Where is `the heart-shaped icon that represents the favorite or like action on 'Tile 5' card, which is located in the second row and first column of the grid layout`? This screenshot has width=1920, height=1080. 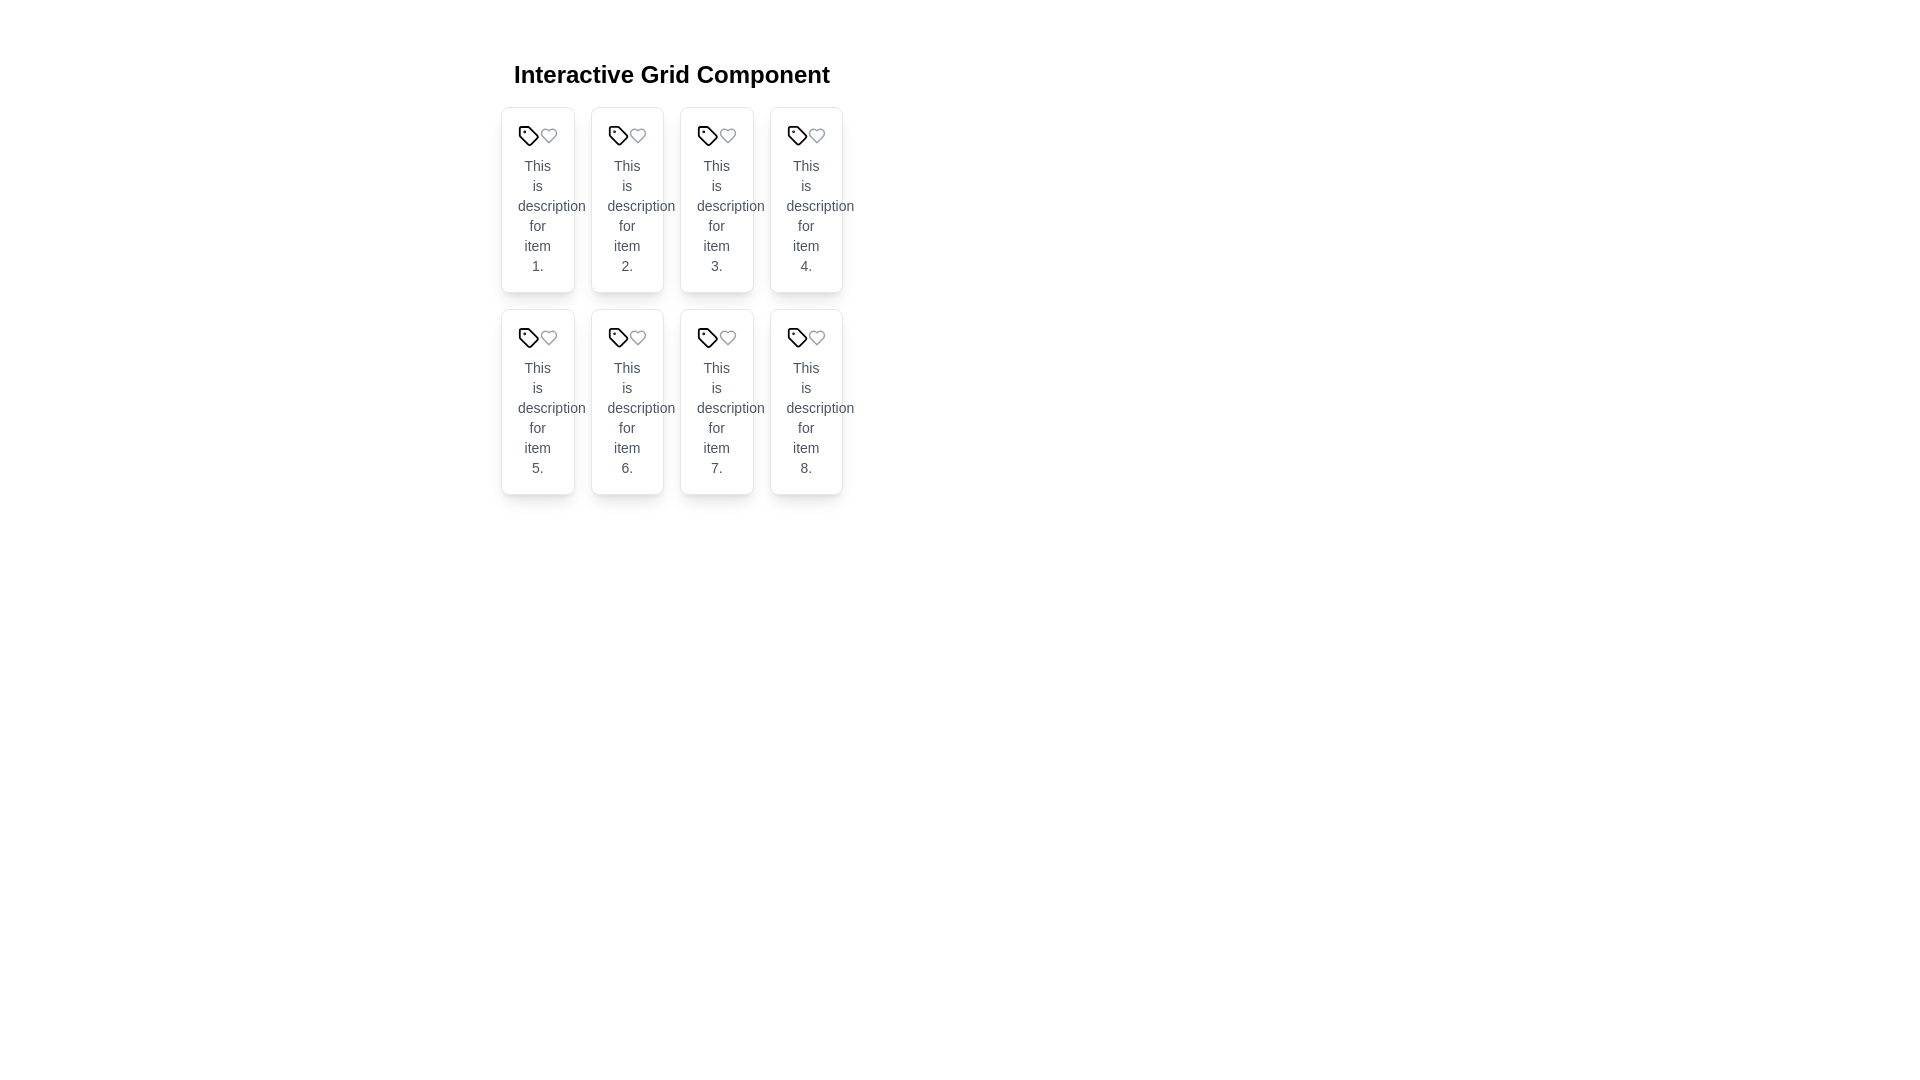 the heart-shaped icon that represents the favorite or like action on 'Tile 5' card, which is located in the second row and first column of the grid layout is located at coordinates (548, 337).